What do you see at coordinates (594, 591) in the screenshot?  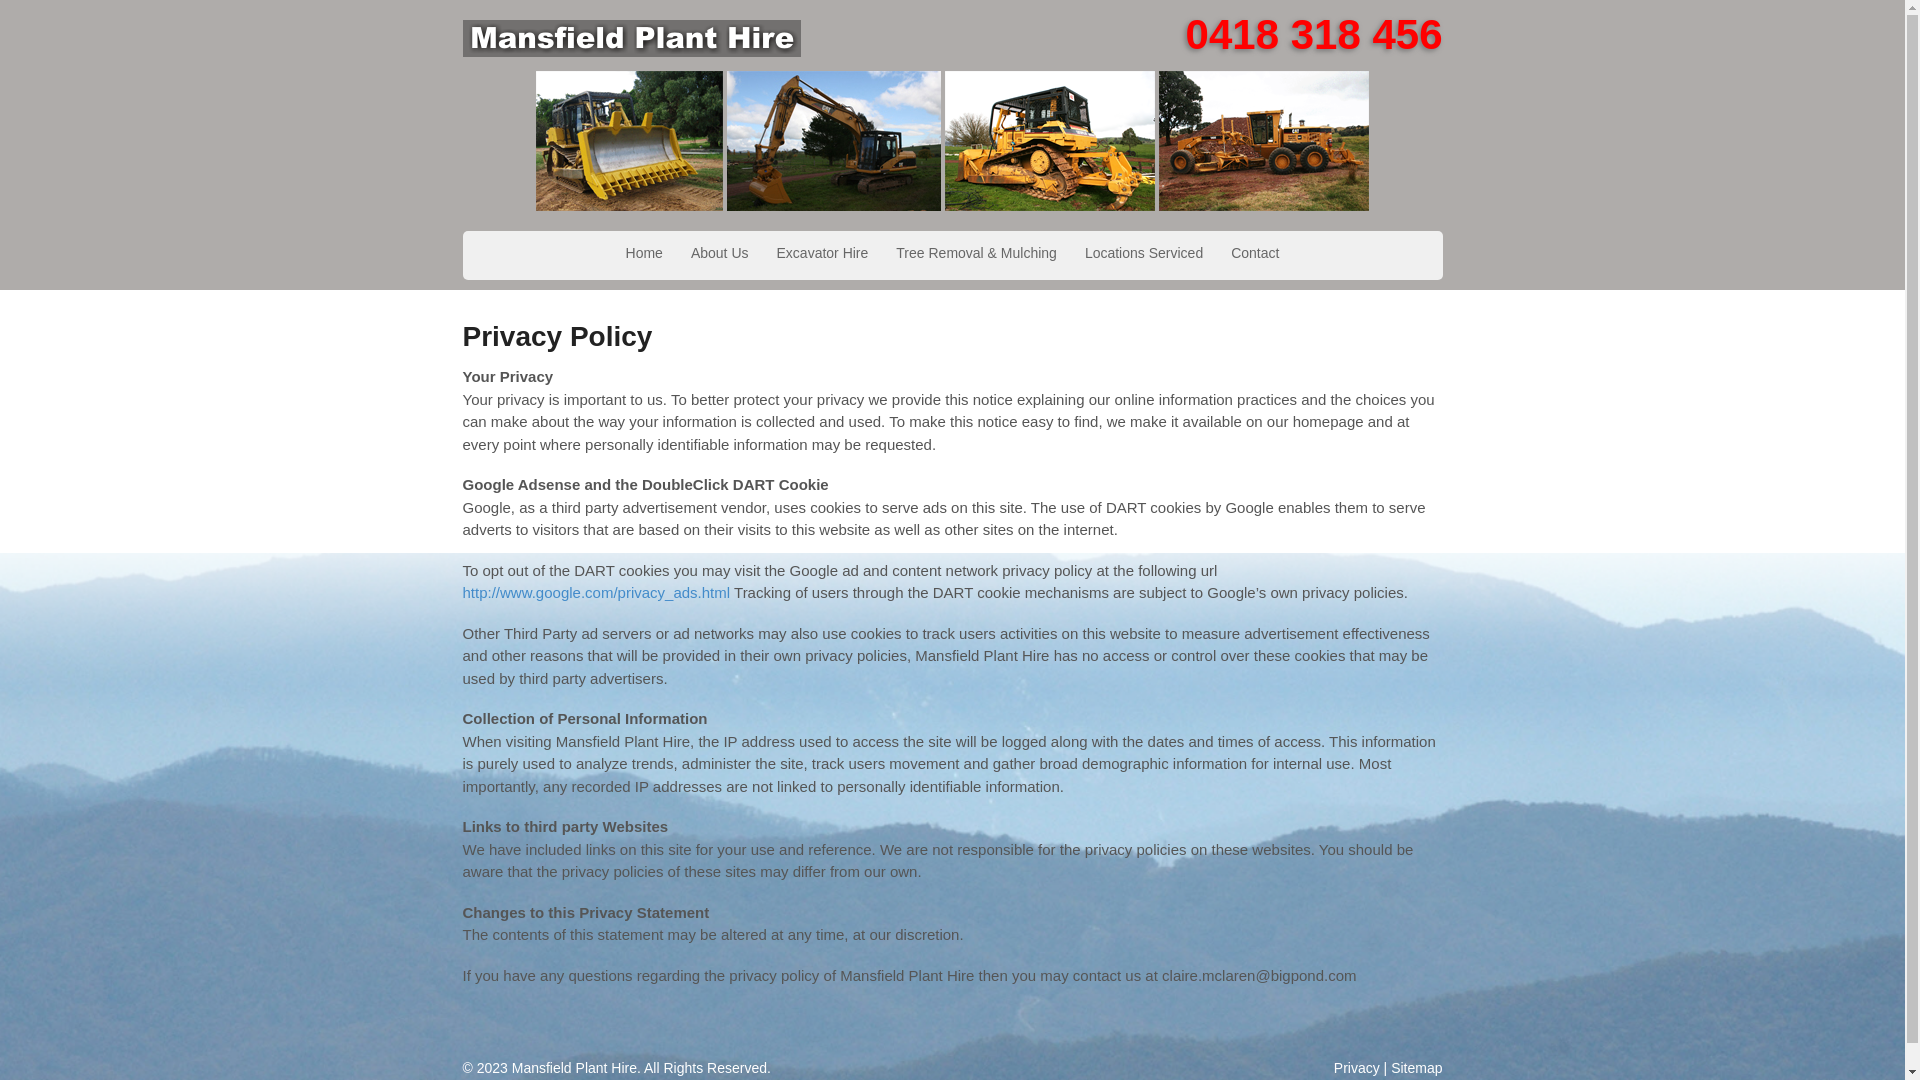 I see `'http://www.google.com/privacy_ads.html'` at bounding box center [594, 591].